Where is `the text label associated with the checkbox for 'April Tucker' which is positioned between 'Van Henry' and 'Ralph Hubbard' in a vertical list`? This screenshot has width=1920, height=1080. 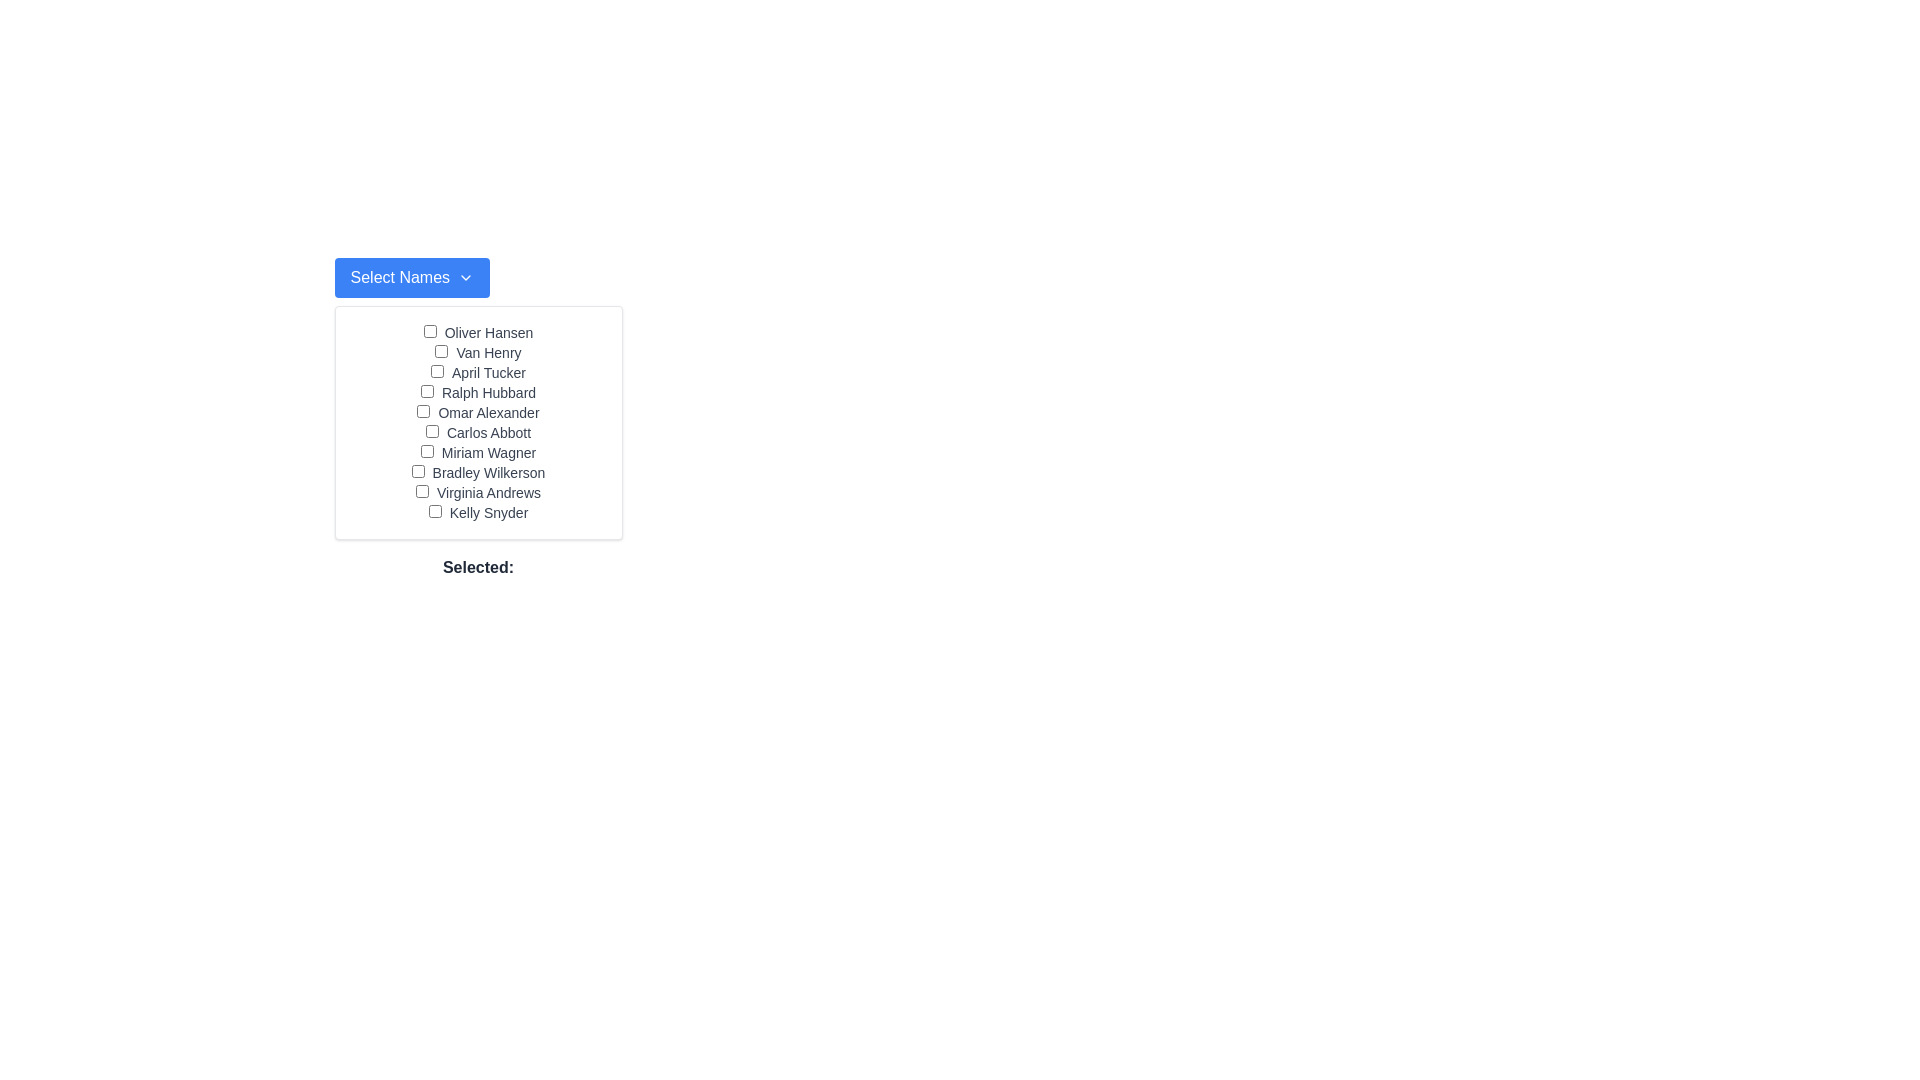 the text label associated with the checkbox for 'April Tucker' which is positioned between 'Van Henry' and 'Ralph Hubbard' in a vertical list is located at coordinates (477, 373).